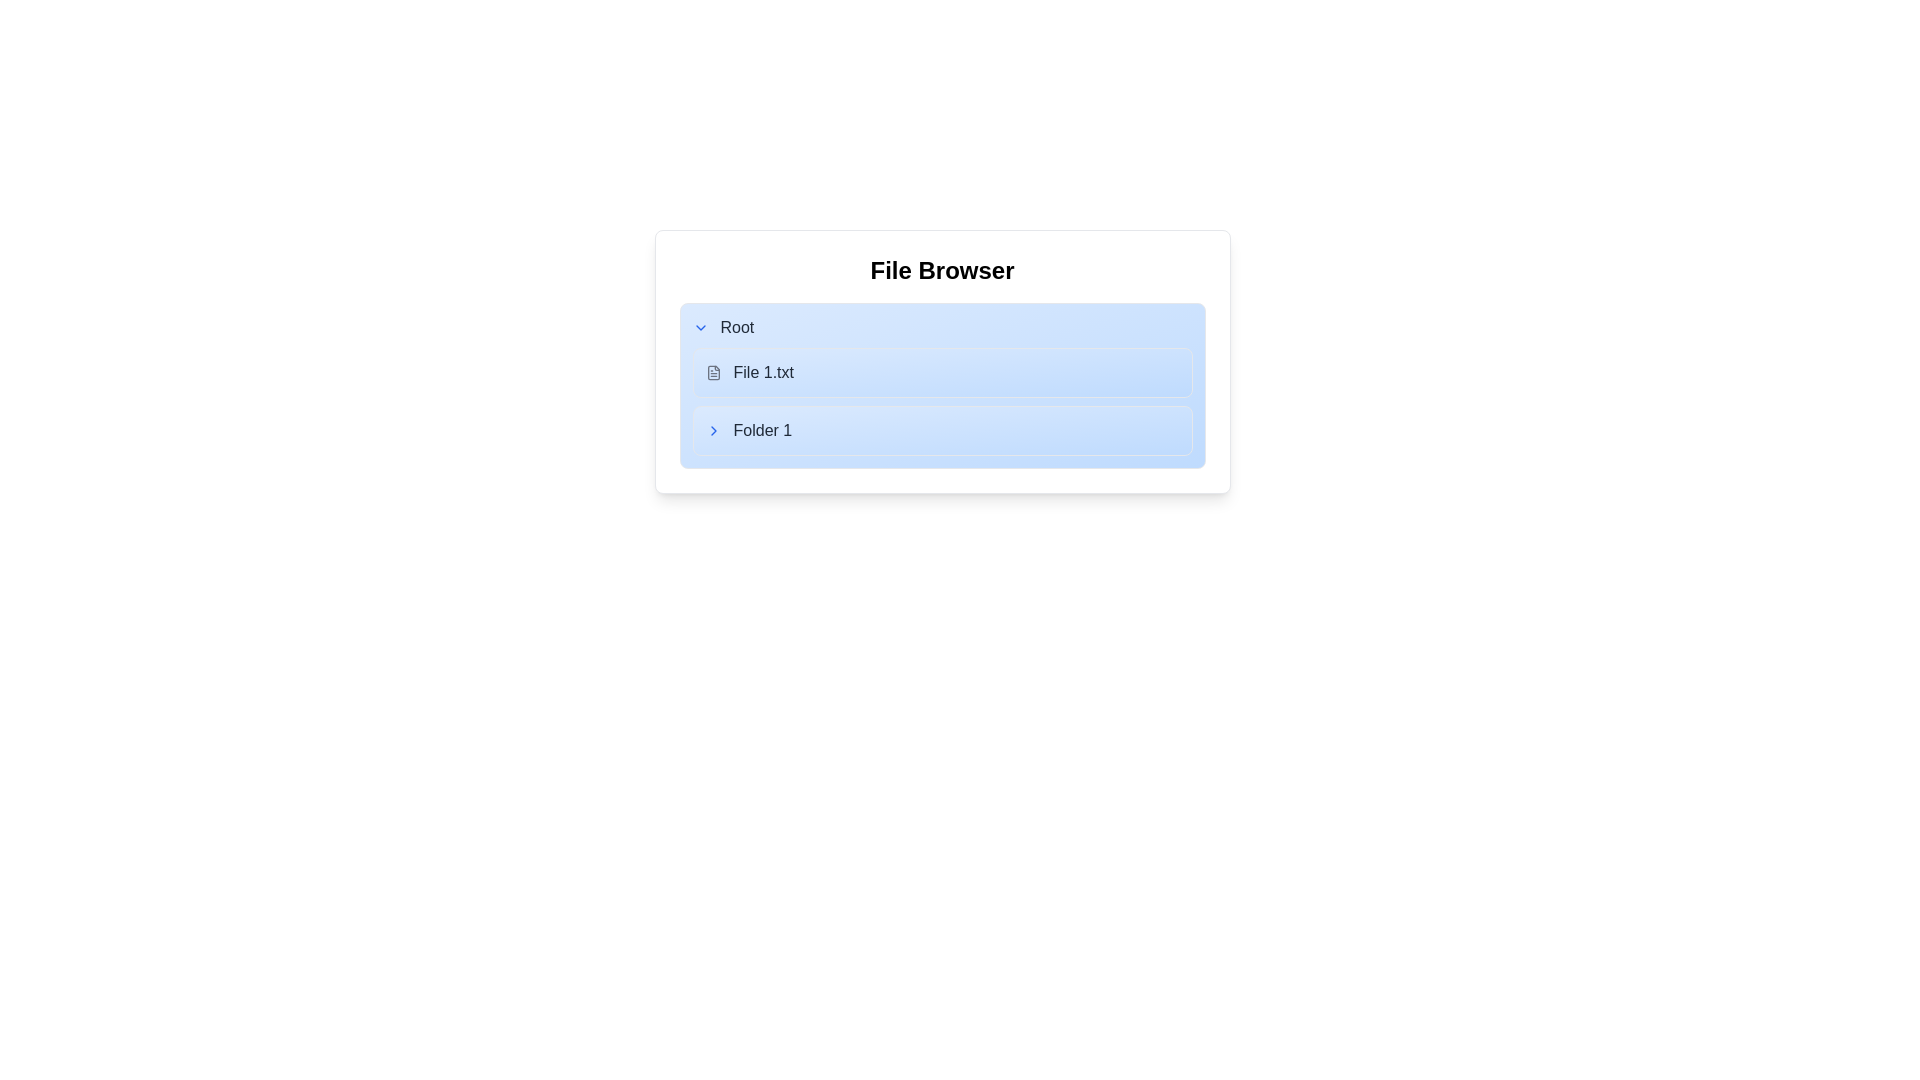 The image size is (1920, 1080). Describe the element at coordinates (713, 430) in the screenshot. I see `the right-facing chevron icon` at that location.